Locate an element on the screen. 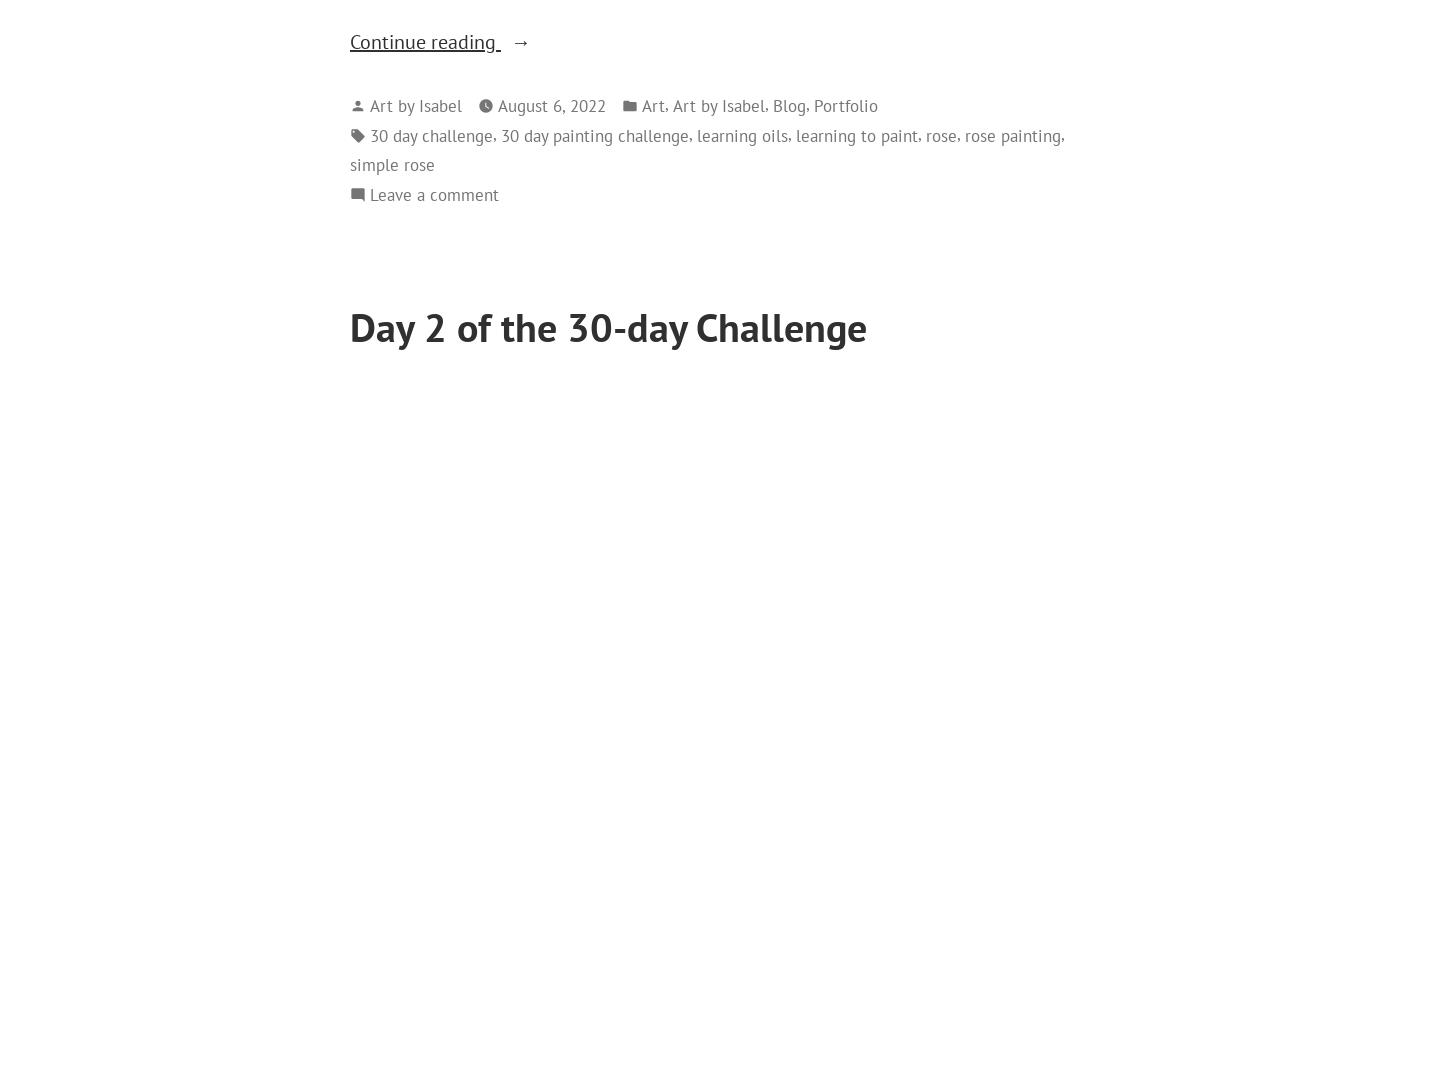 This screenshot has height=1076, width=1450. 'Leave a comment' is located at coordinates (433, 192).